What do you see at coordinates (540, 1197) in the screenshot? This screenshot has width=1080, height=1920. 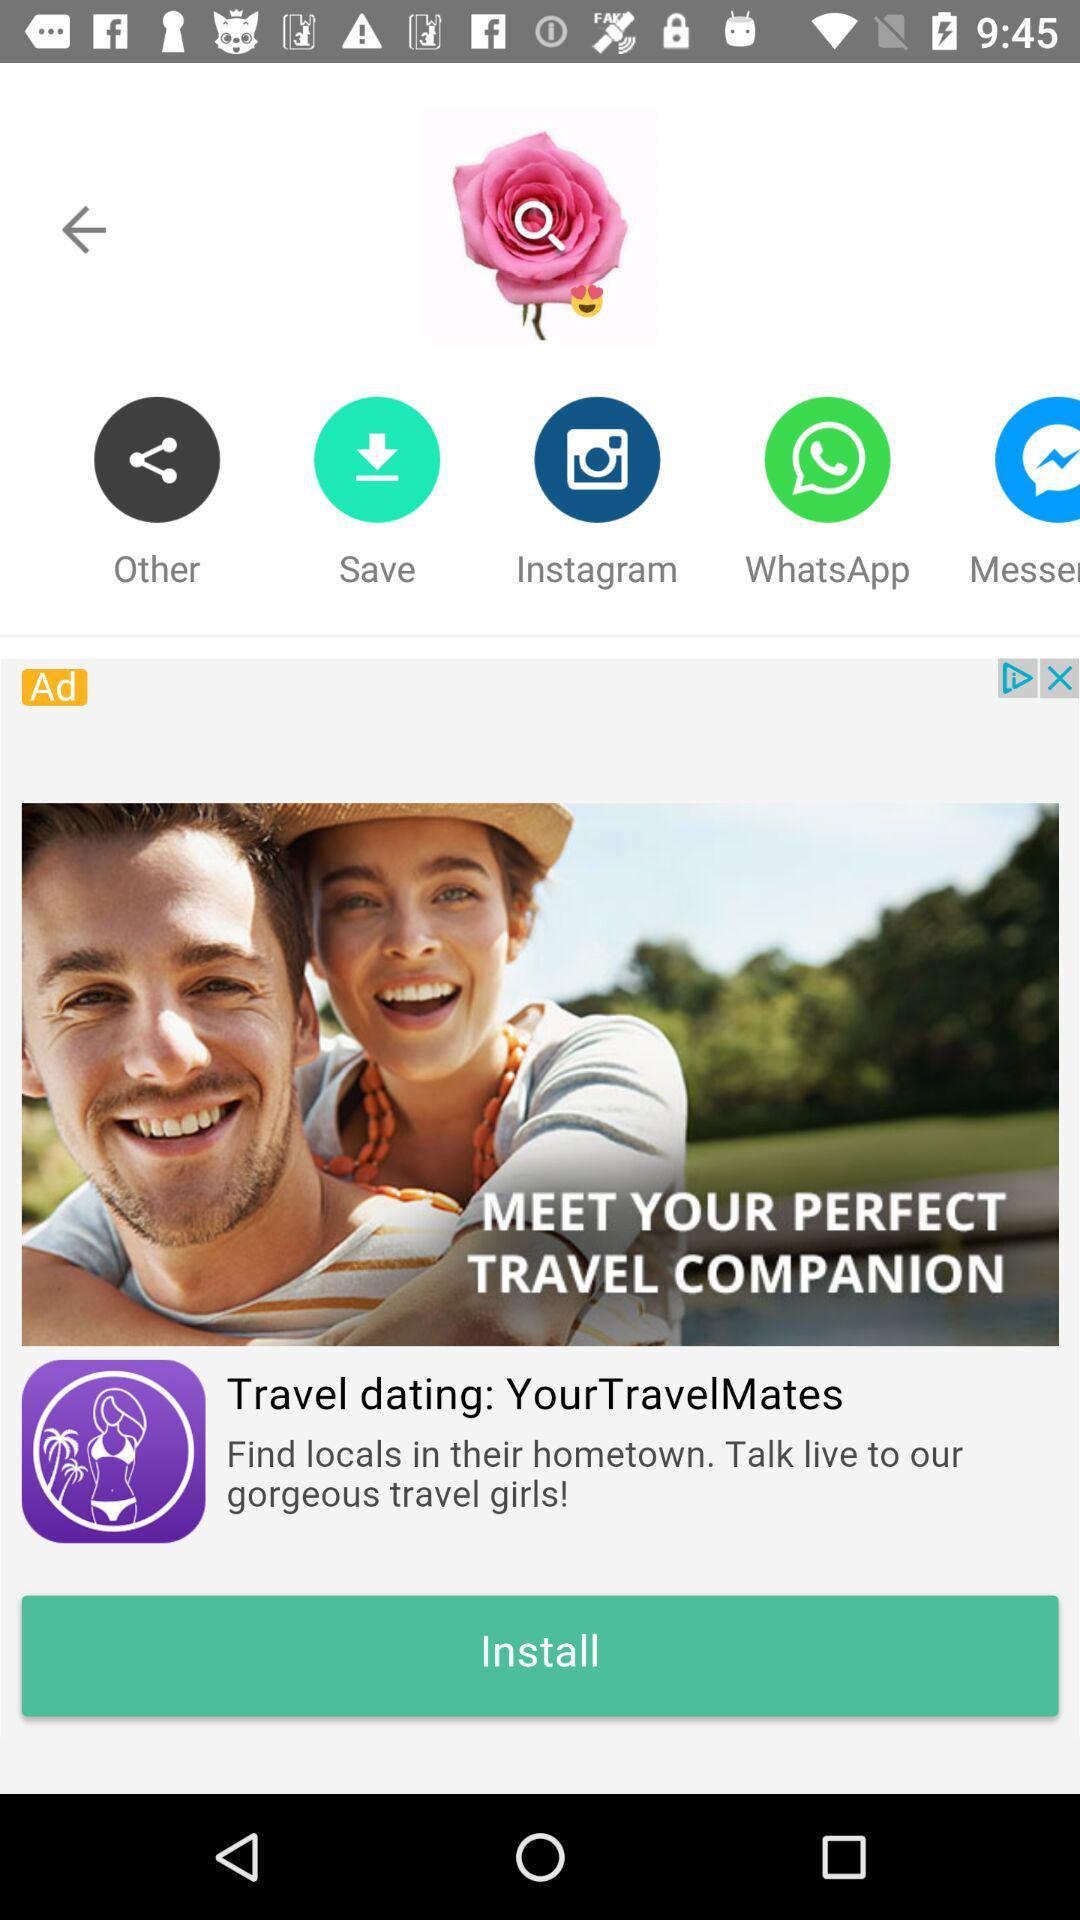 I see `remove the add` at bounding box center [540, 1197].